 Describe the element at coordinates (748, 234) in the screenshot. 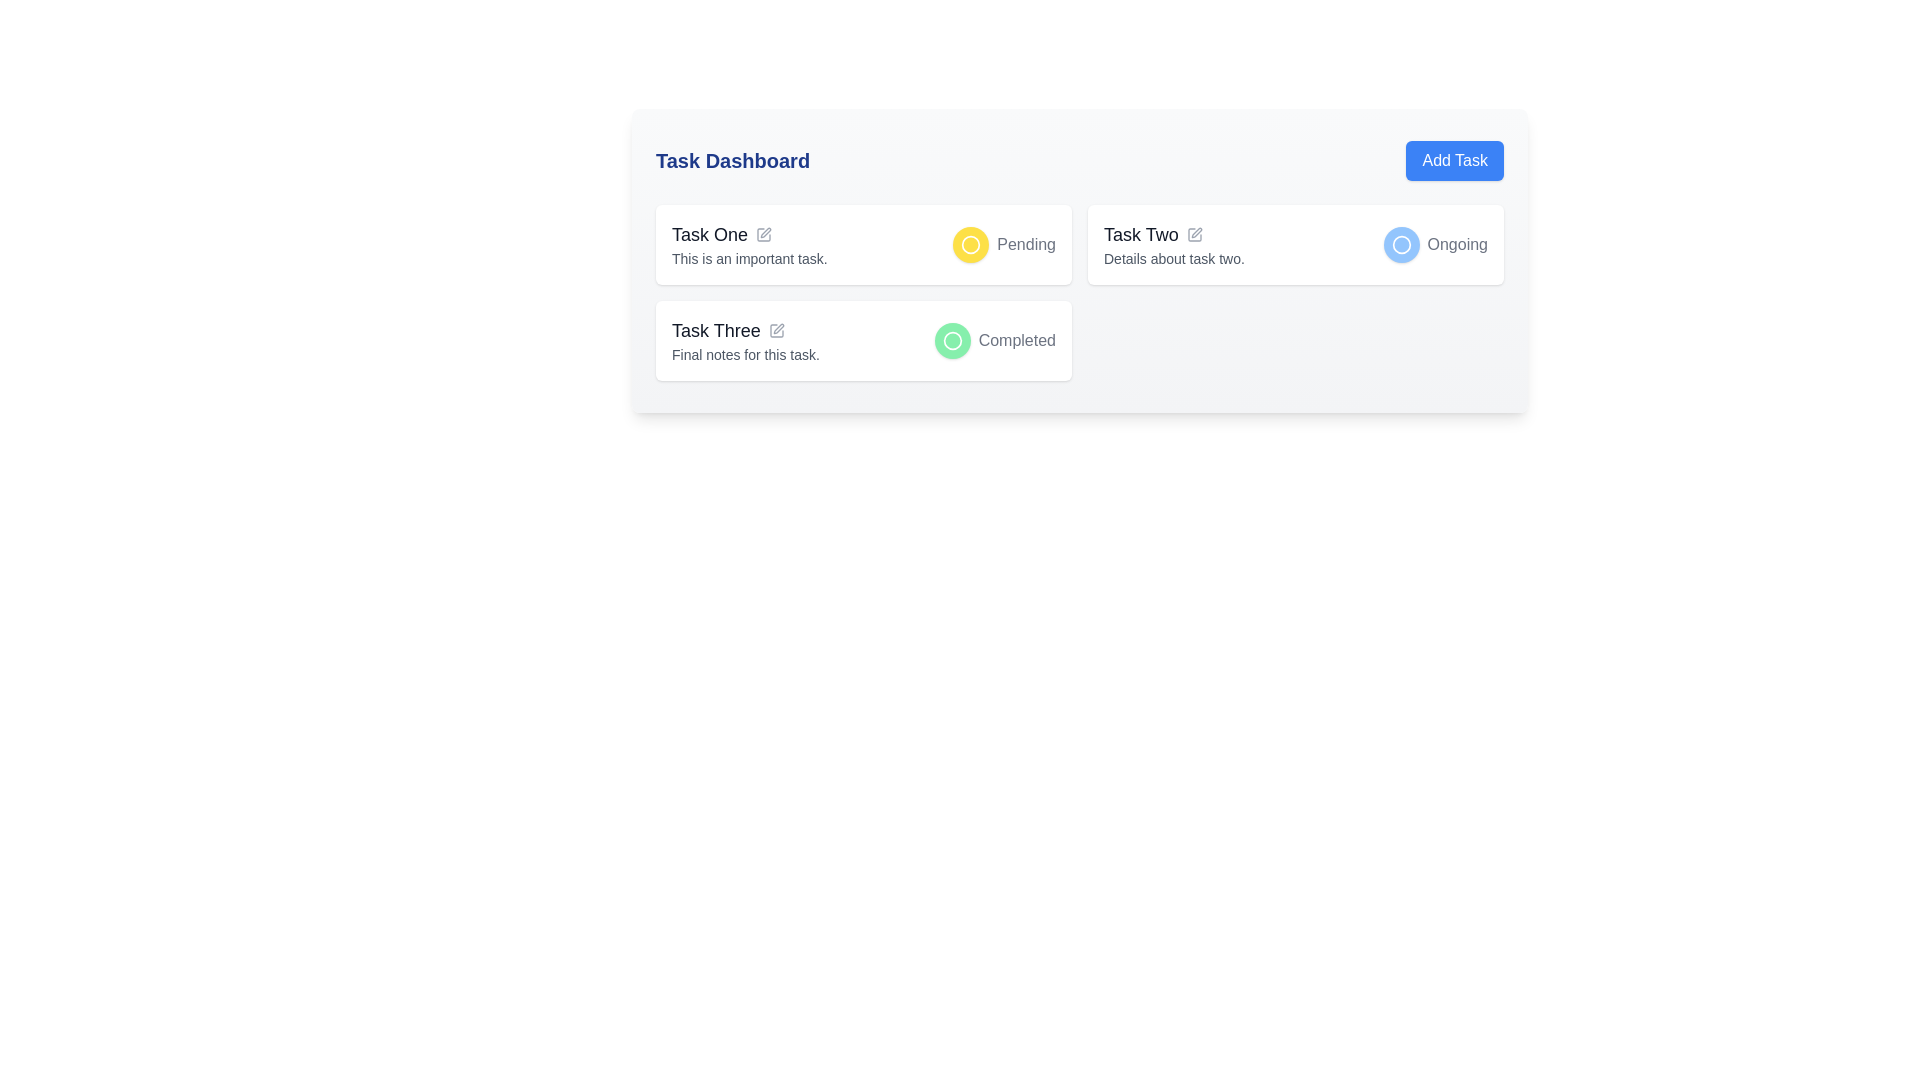

I see `the text label in the first card of the grid layout on the dashboard` at that location.